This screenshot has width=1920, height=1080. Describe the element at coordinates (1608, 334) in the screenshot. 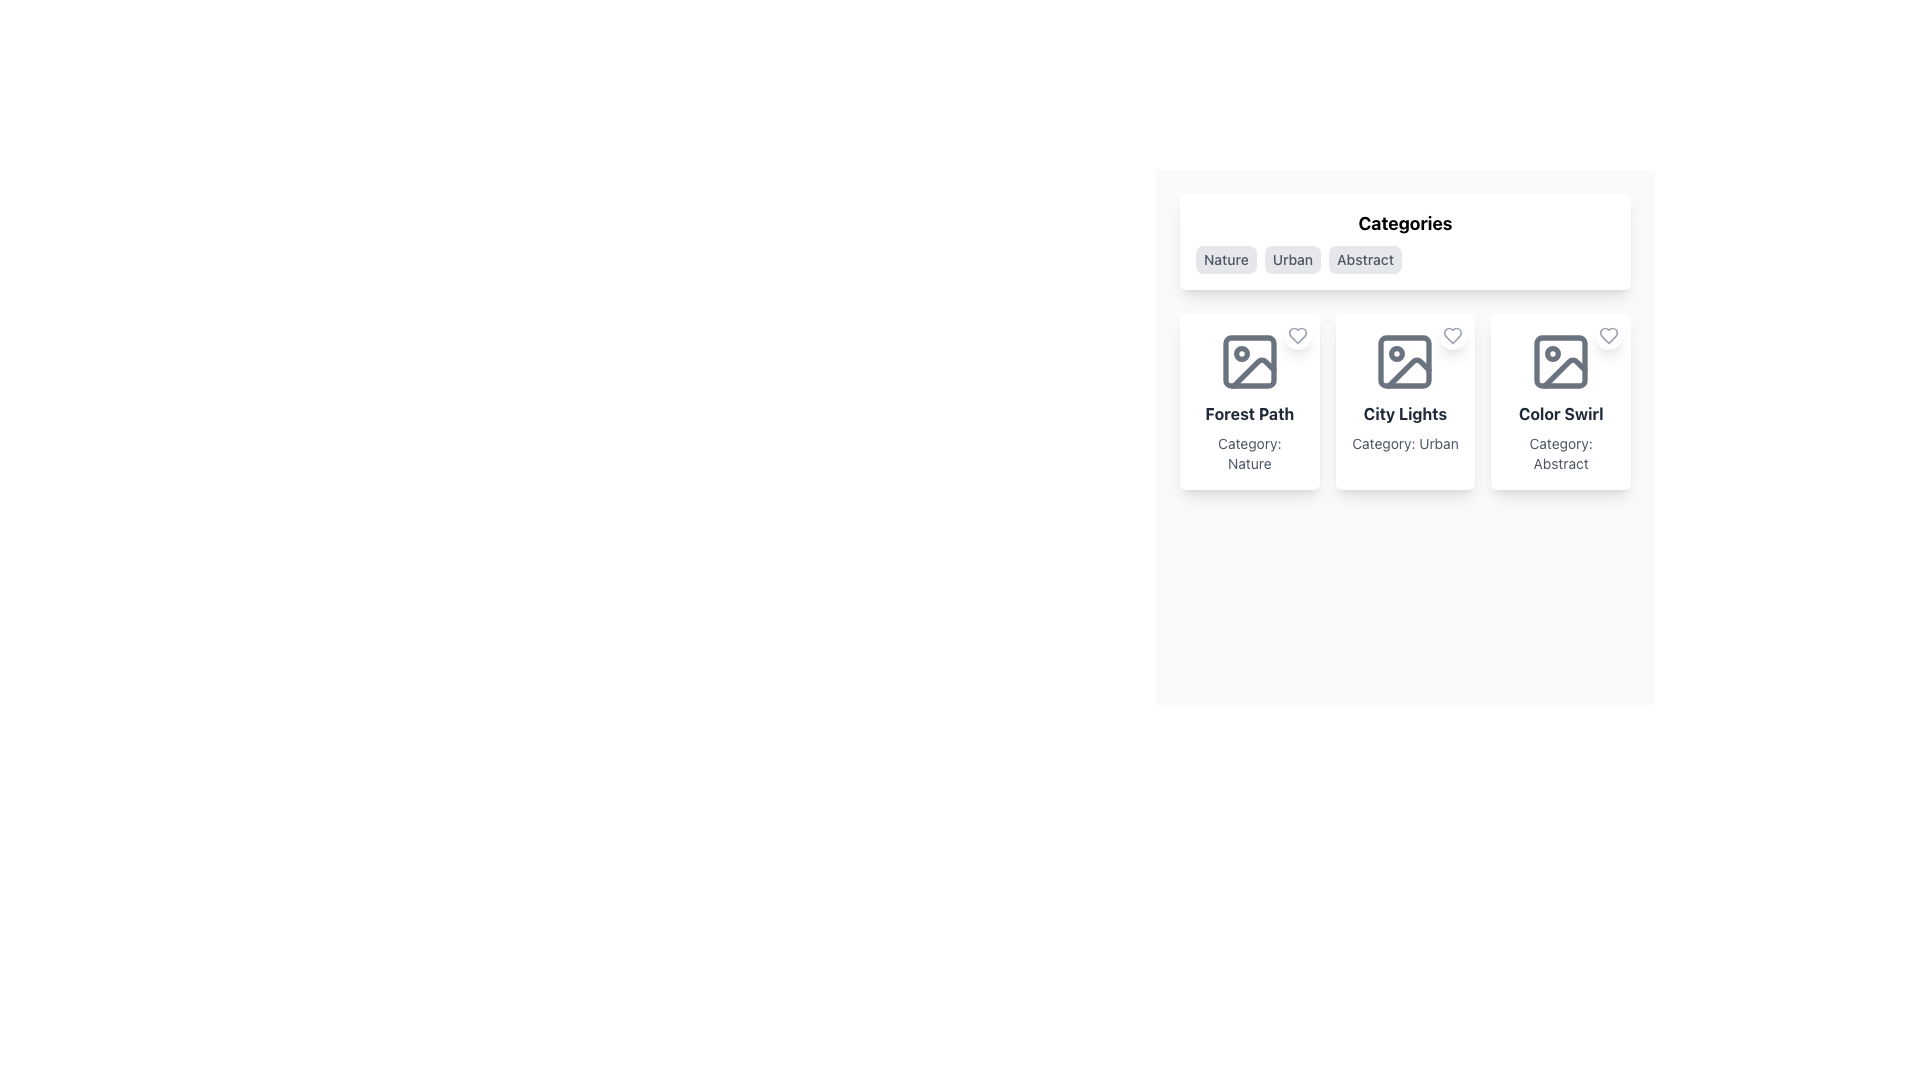

I see `the heart-shaped icon located at the top-right corner of the 'Color Swirl' card` at that location.